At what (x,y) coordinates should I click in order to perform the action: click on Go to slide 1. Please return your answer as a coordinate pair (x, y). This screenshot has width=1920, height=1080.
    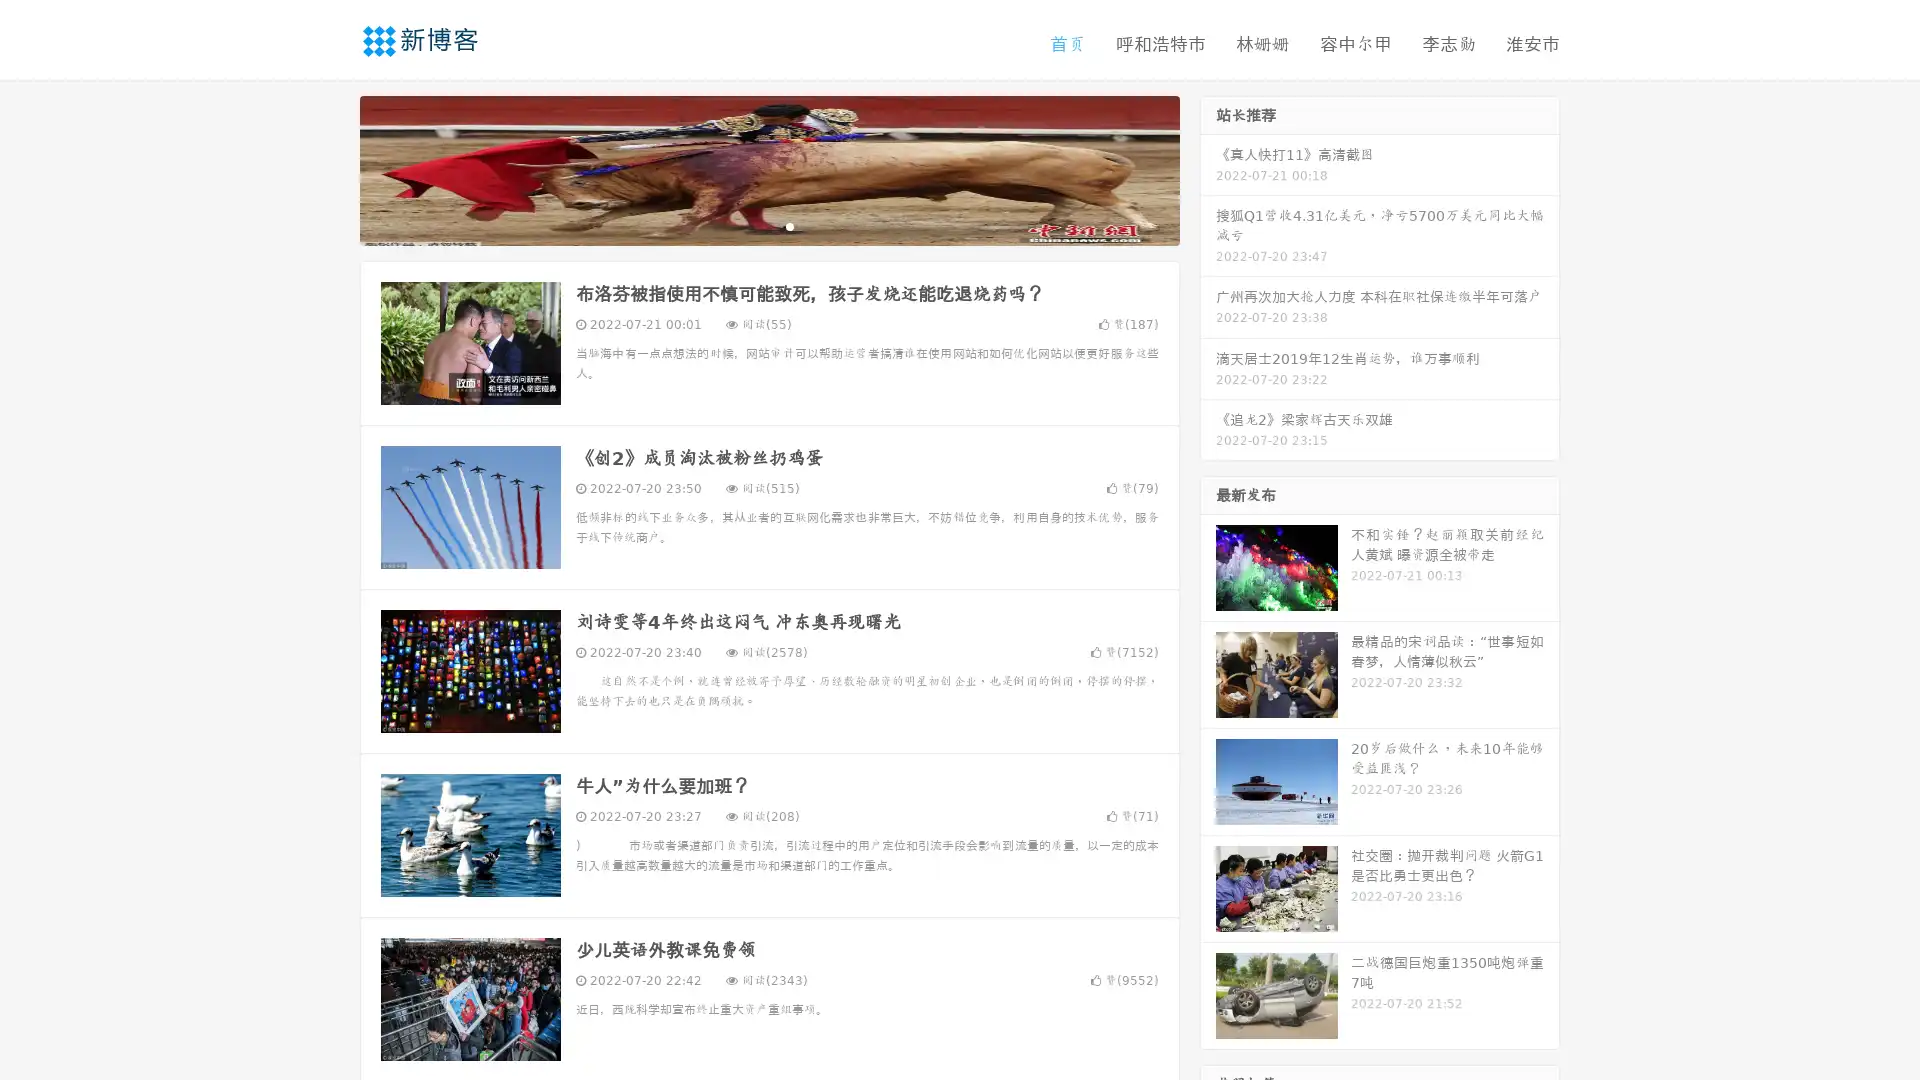
    Looking at the image, I should click on (748, 225).